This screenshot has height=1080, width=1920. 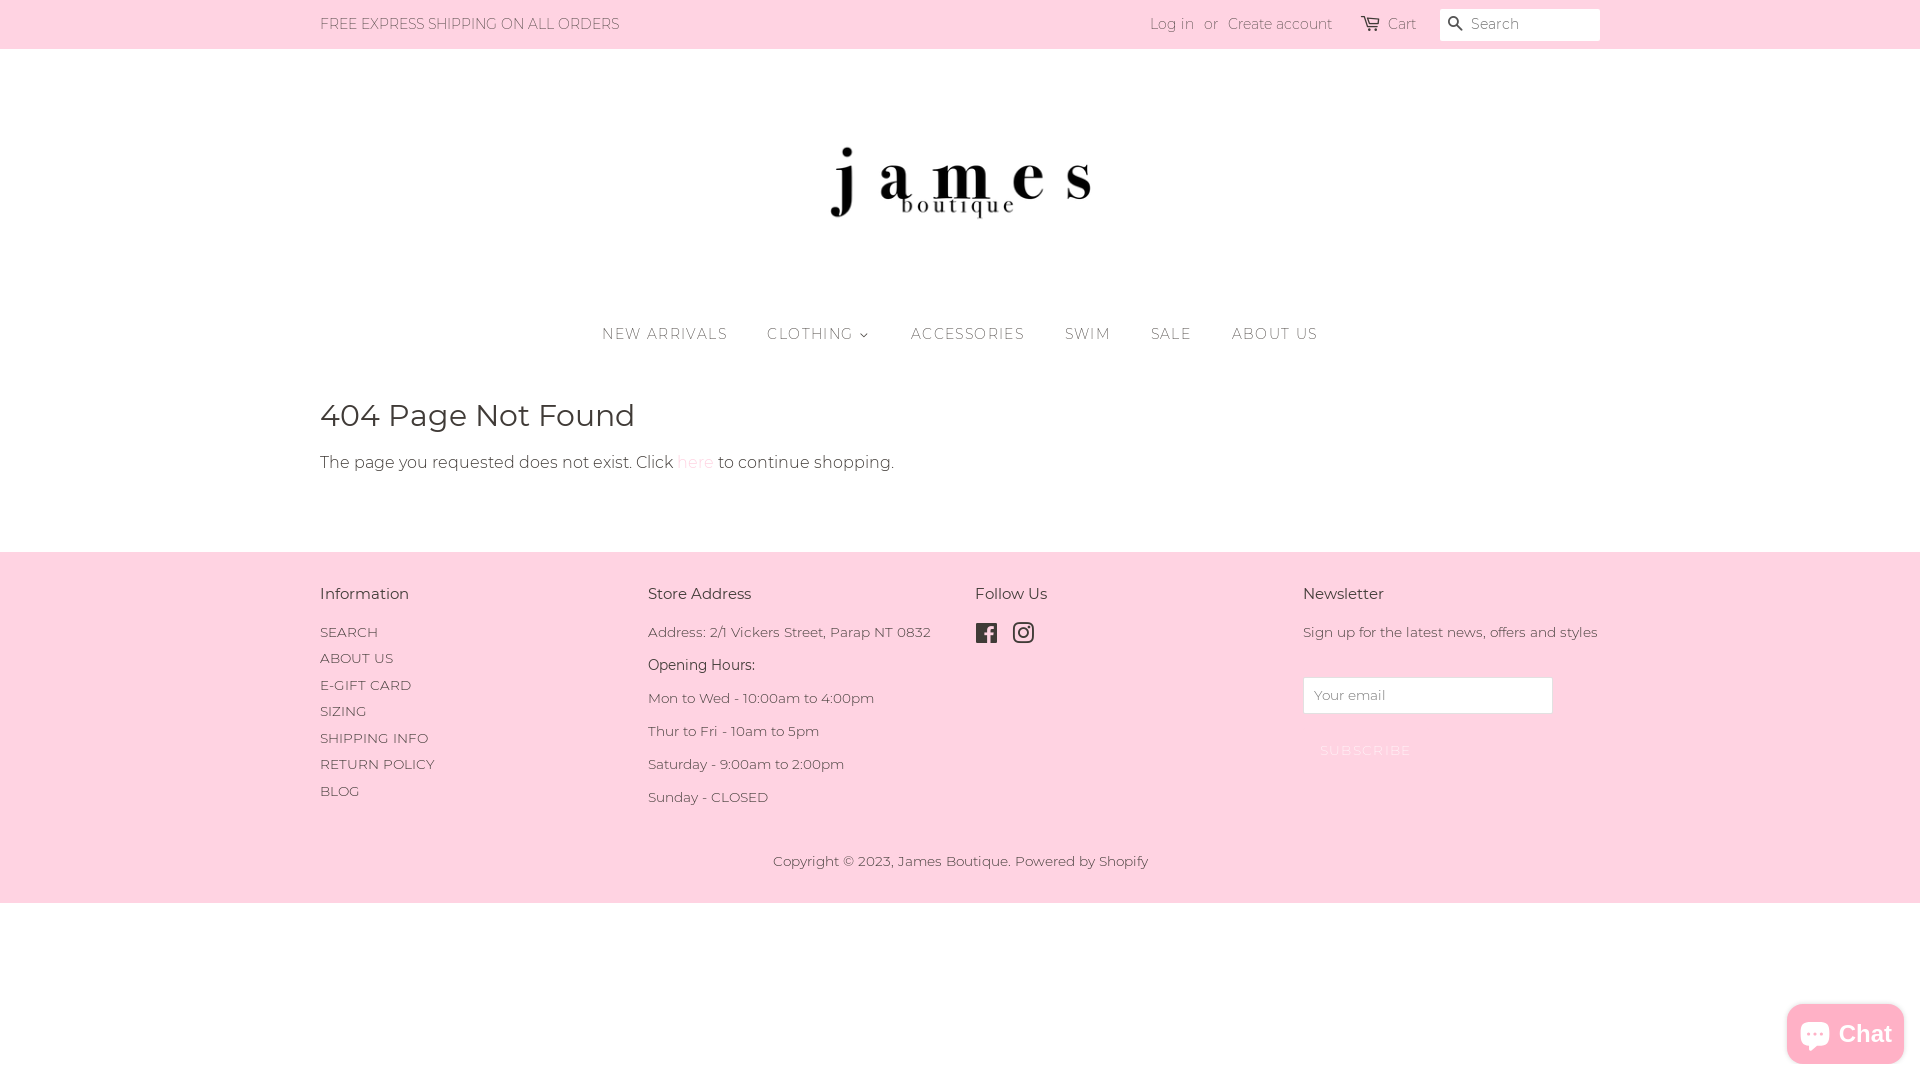 What do you see at coordinates (1174, 334) in the screenshot?
I see `'SALE'` at bounding box center [1174, 334].